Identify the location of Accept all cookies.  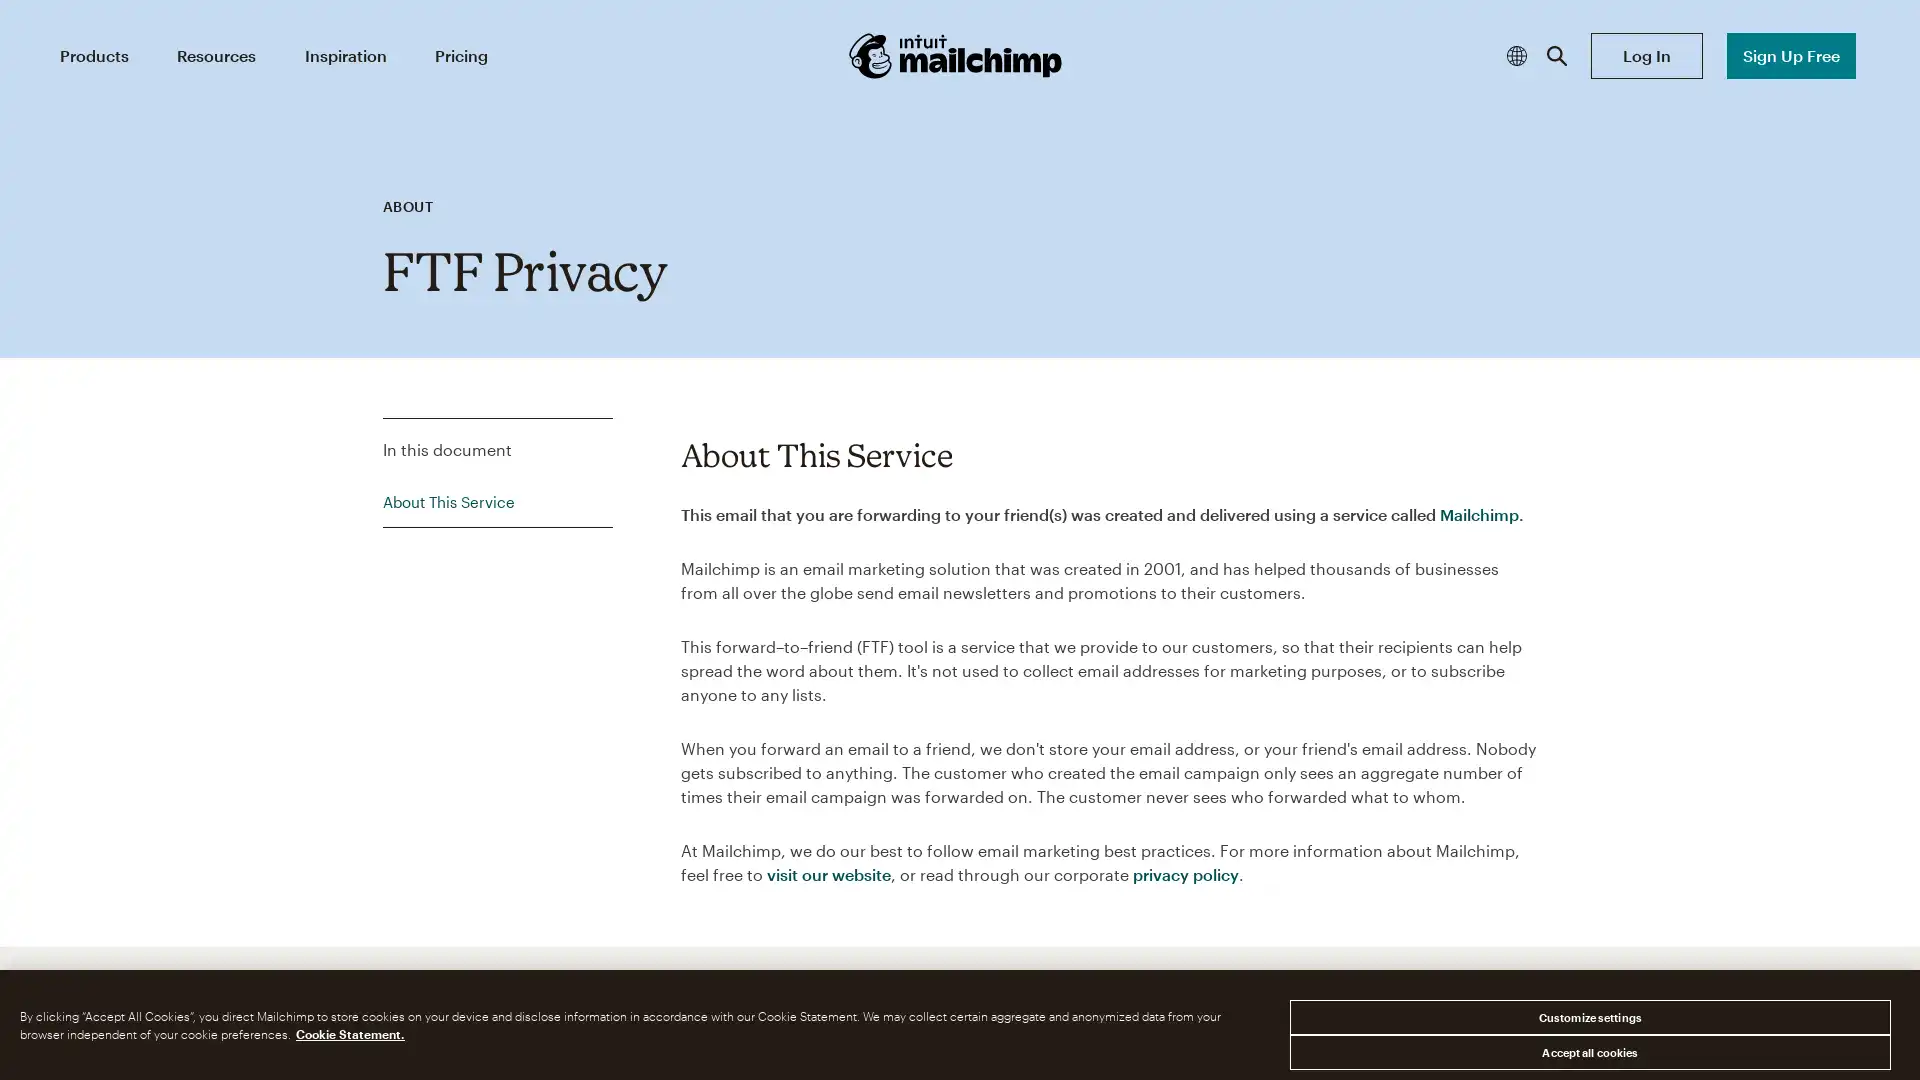
(1588, 1051).